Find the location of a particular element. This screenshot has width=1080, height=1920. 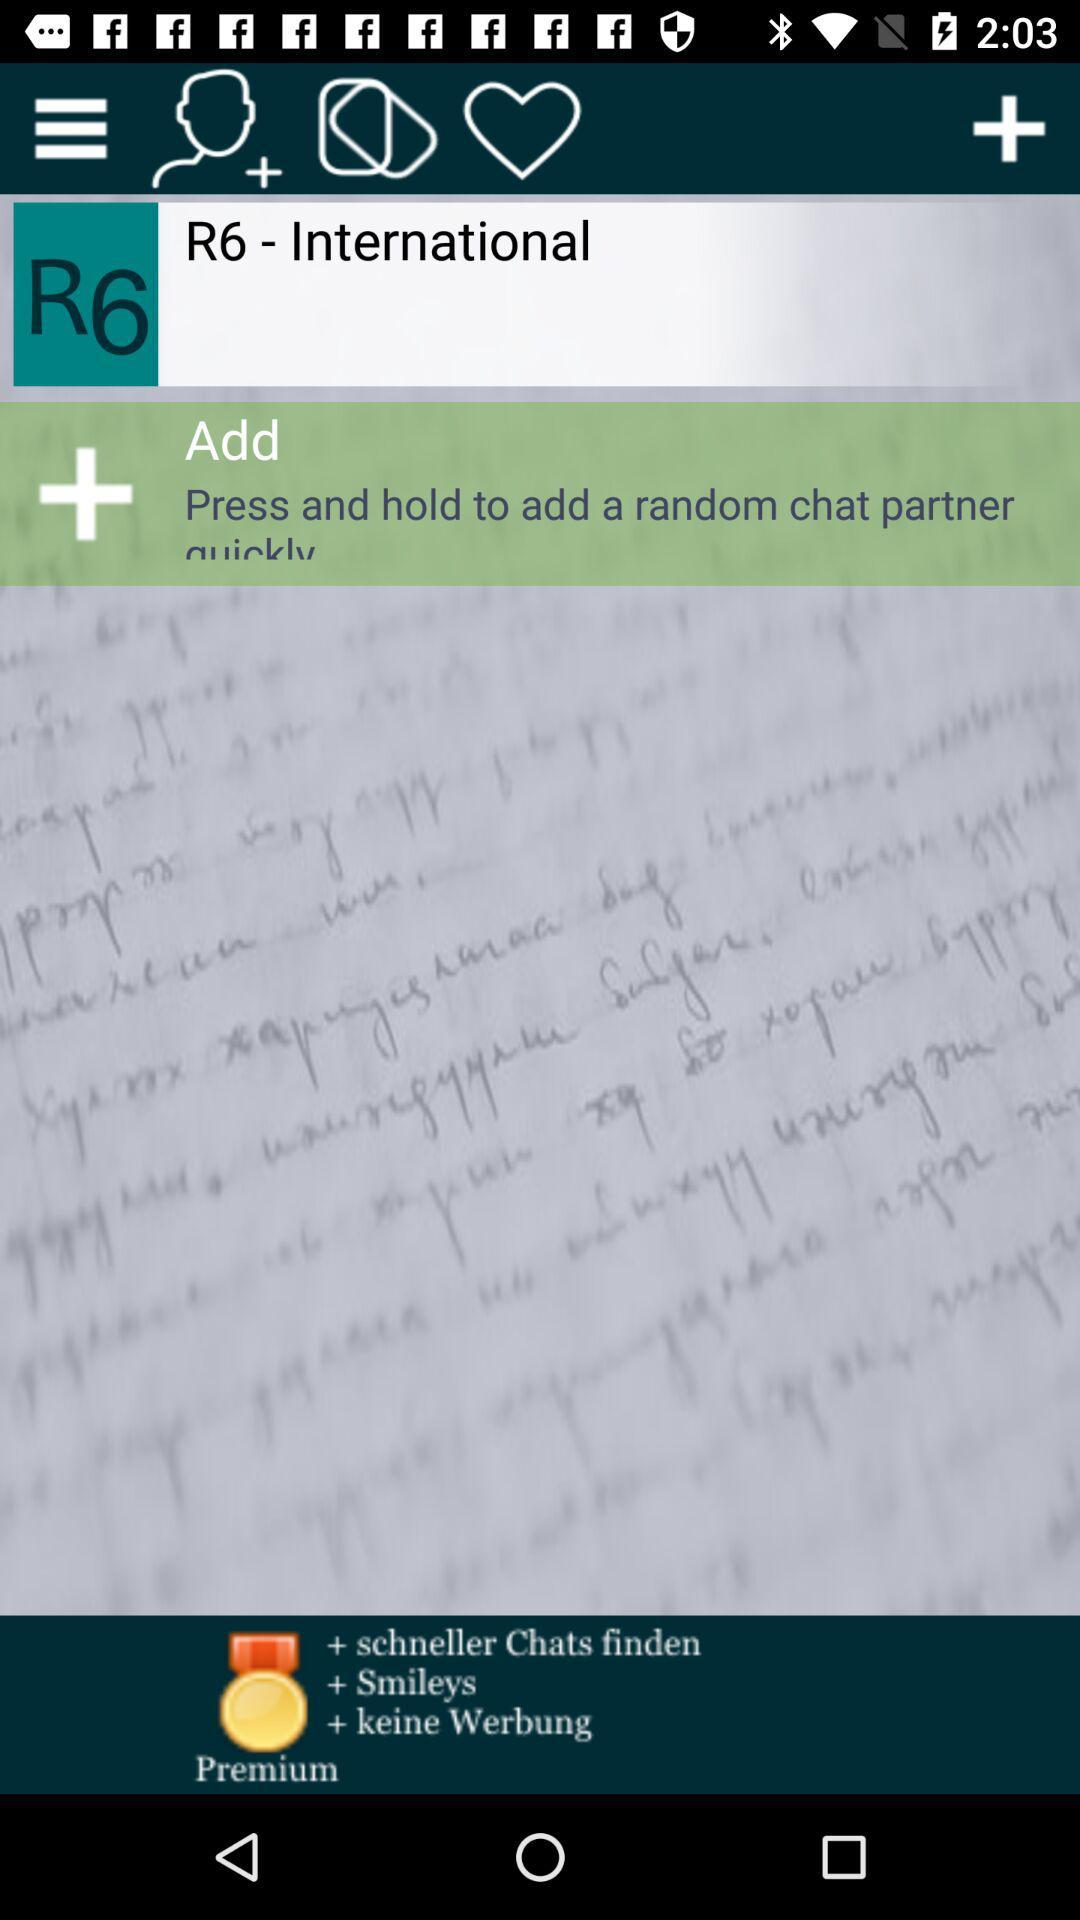

chat partner is located at coordinates (1009, 127).